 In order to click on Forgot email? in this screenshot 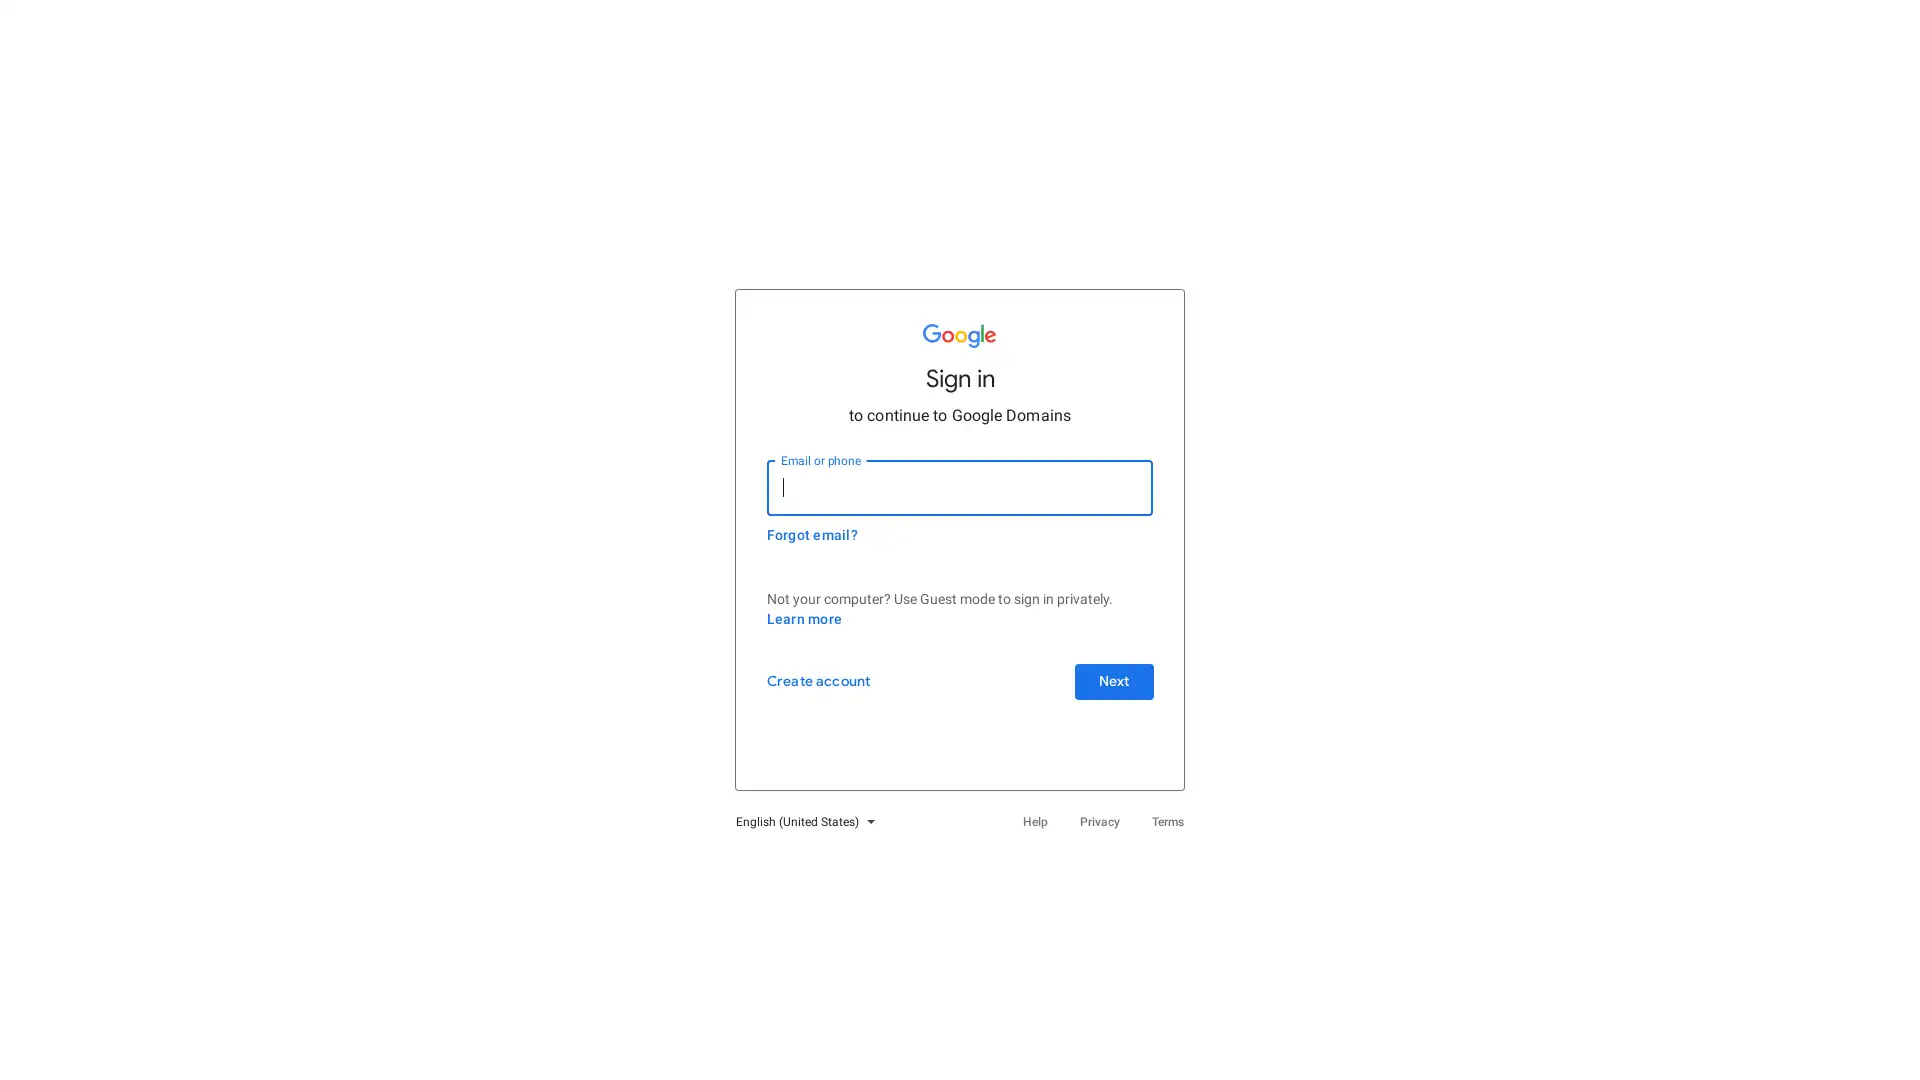, I will do `click(821, 547)`.